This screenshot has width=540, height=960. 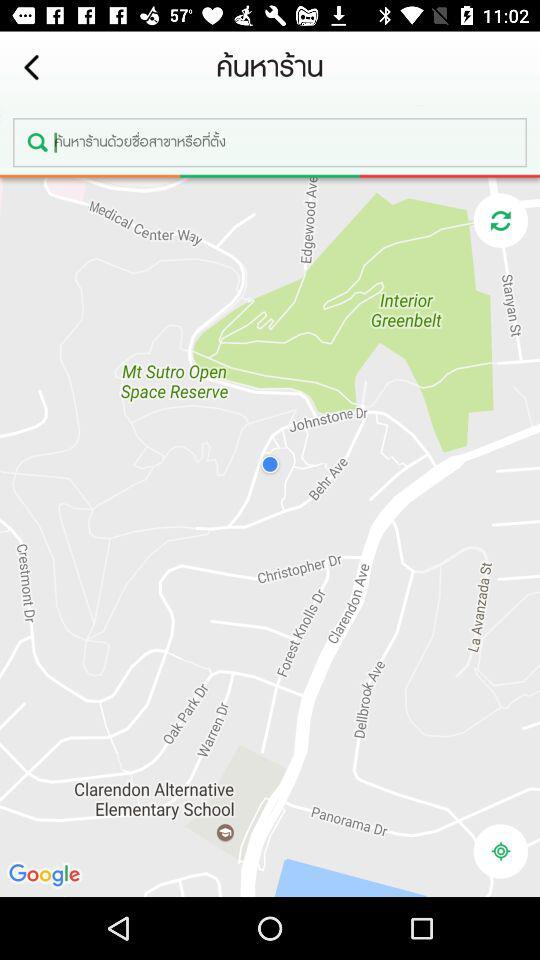 I want to click on my location, so click(x=499, y=850).